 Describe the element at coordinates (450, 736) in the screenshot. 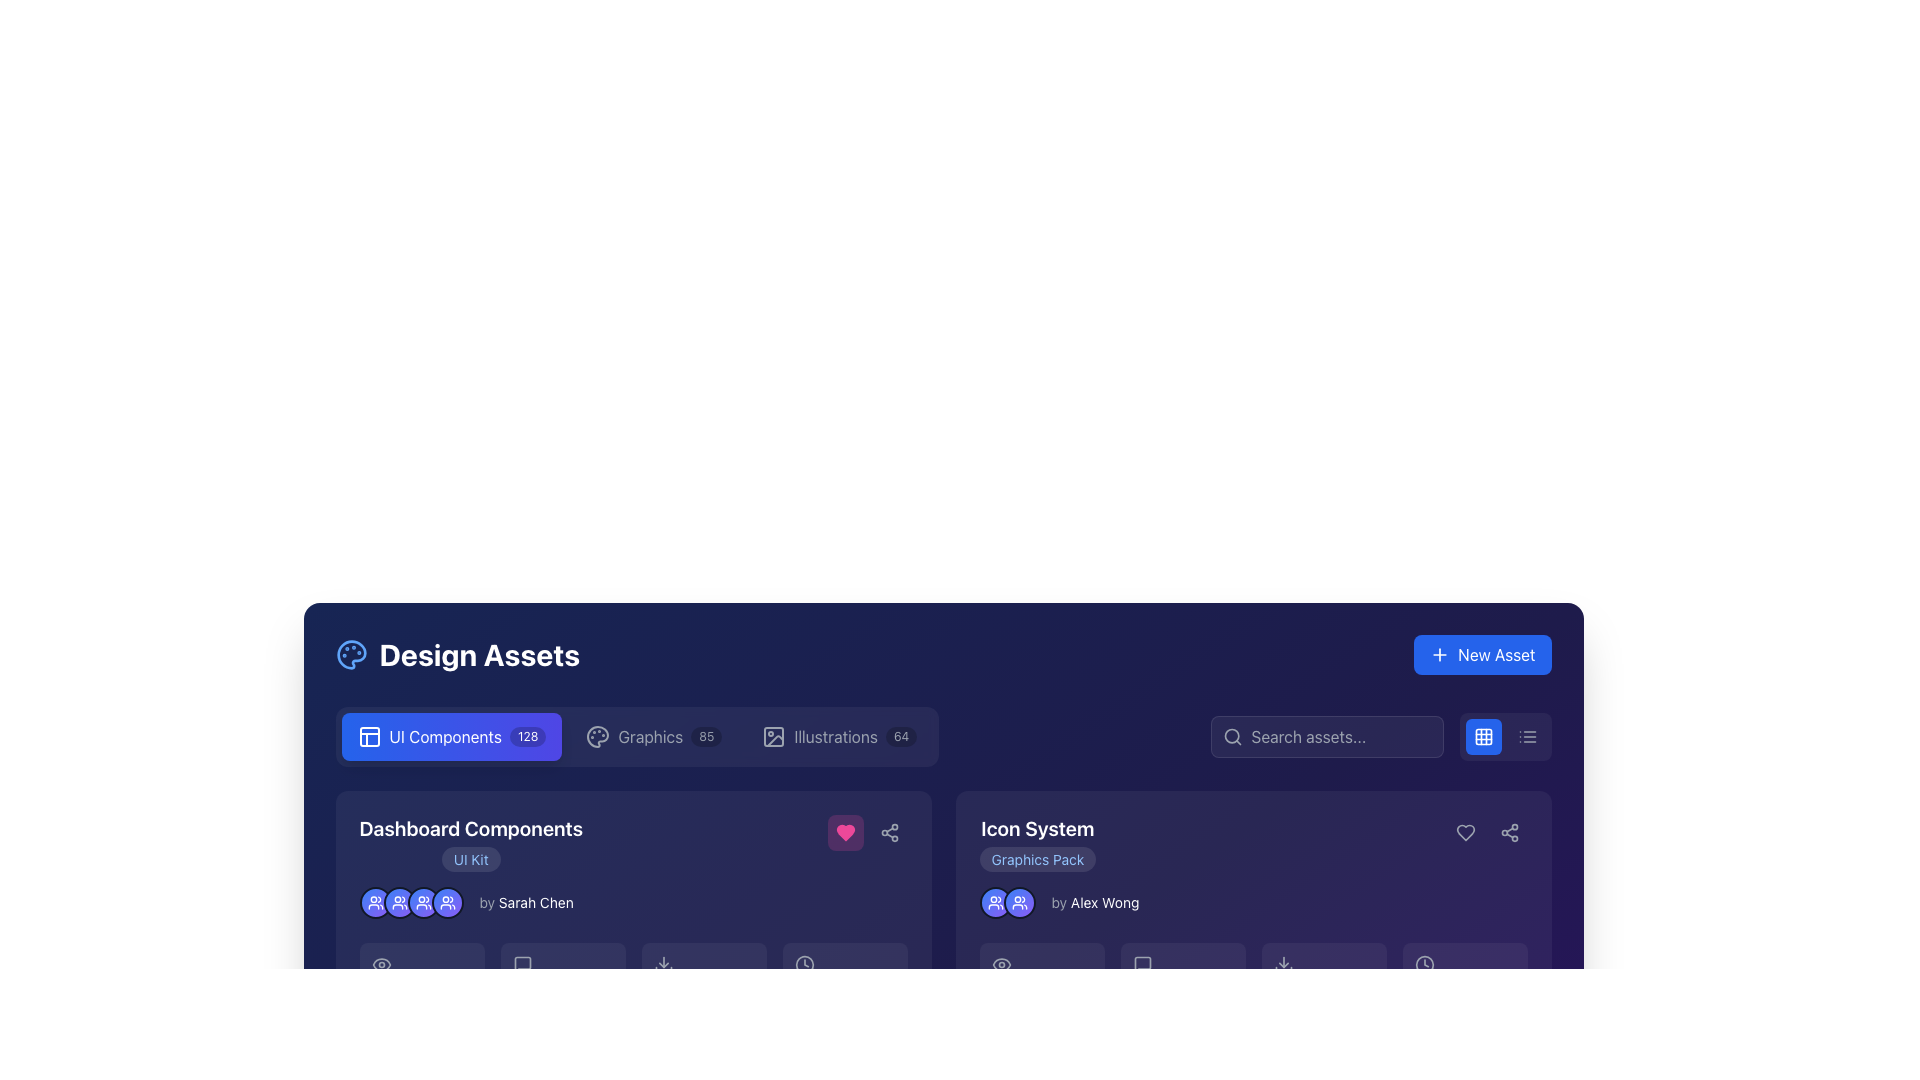

I see `the first button in the horizontal row beneath the heading 'Design Assets'` at that location.